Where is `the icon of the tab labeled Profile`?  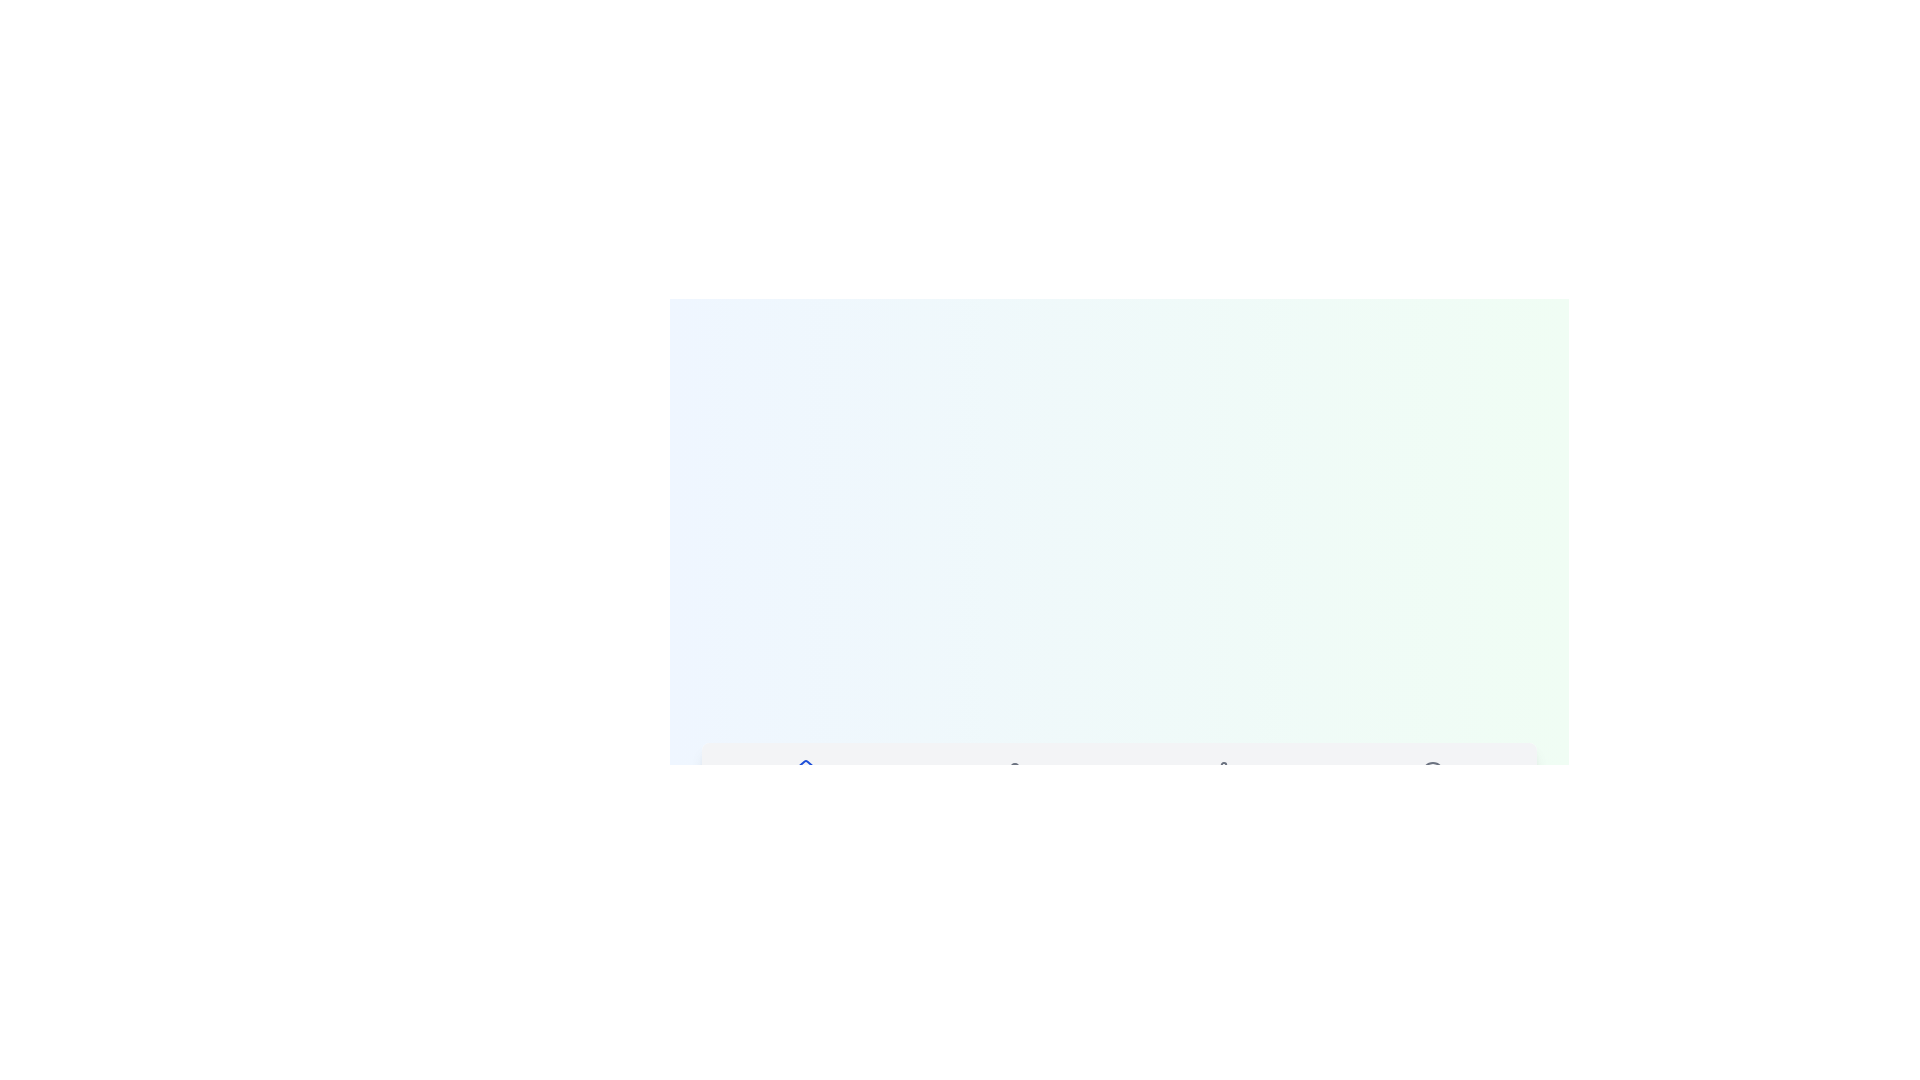 the icon of the tab labeled Profile is located at coordinates (1015, 771).